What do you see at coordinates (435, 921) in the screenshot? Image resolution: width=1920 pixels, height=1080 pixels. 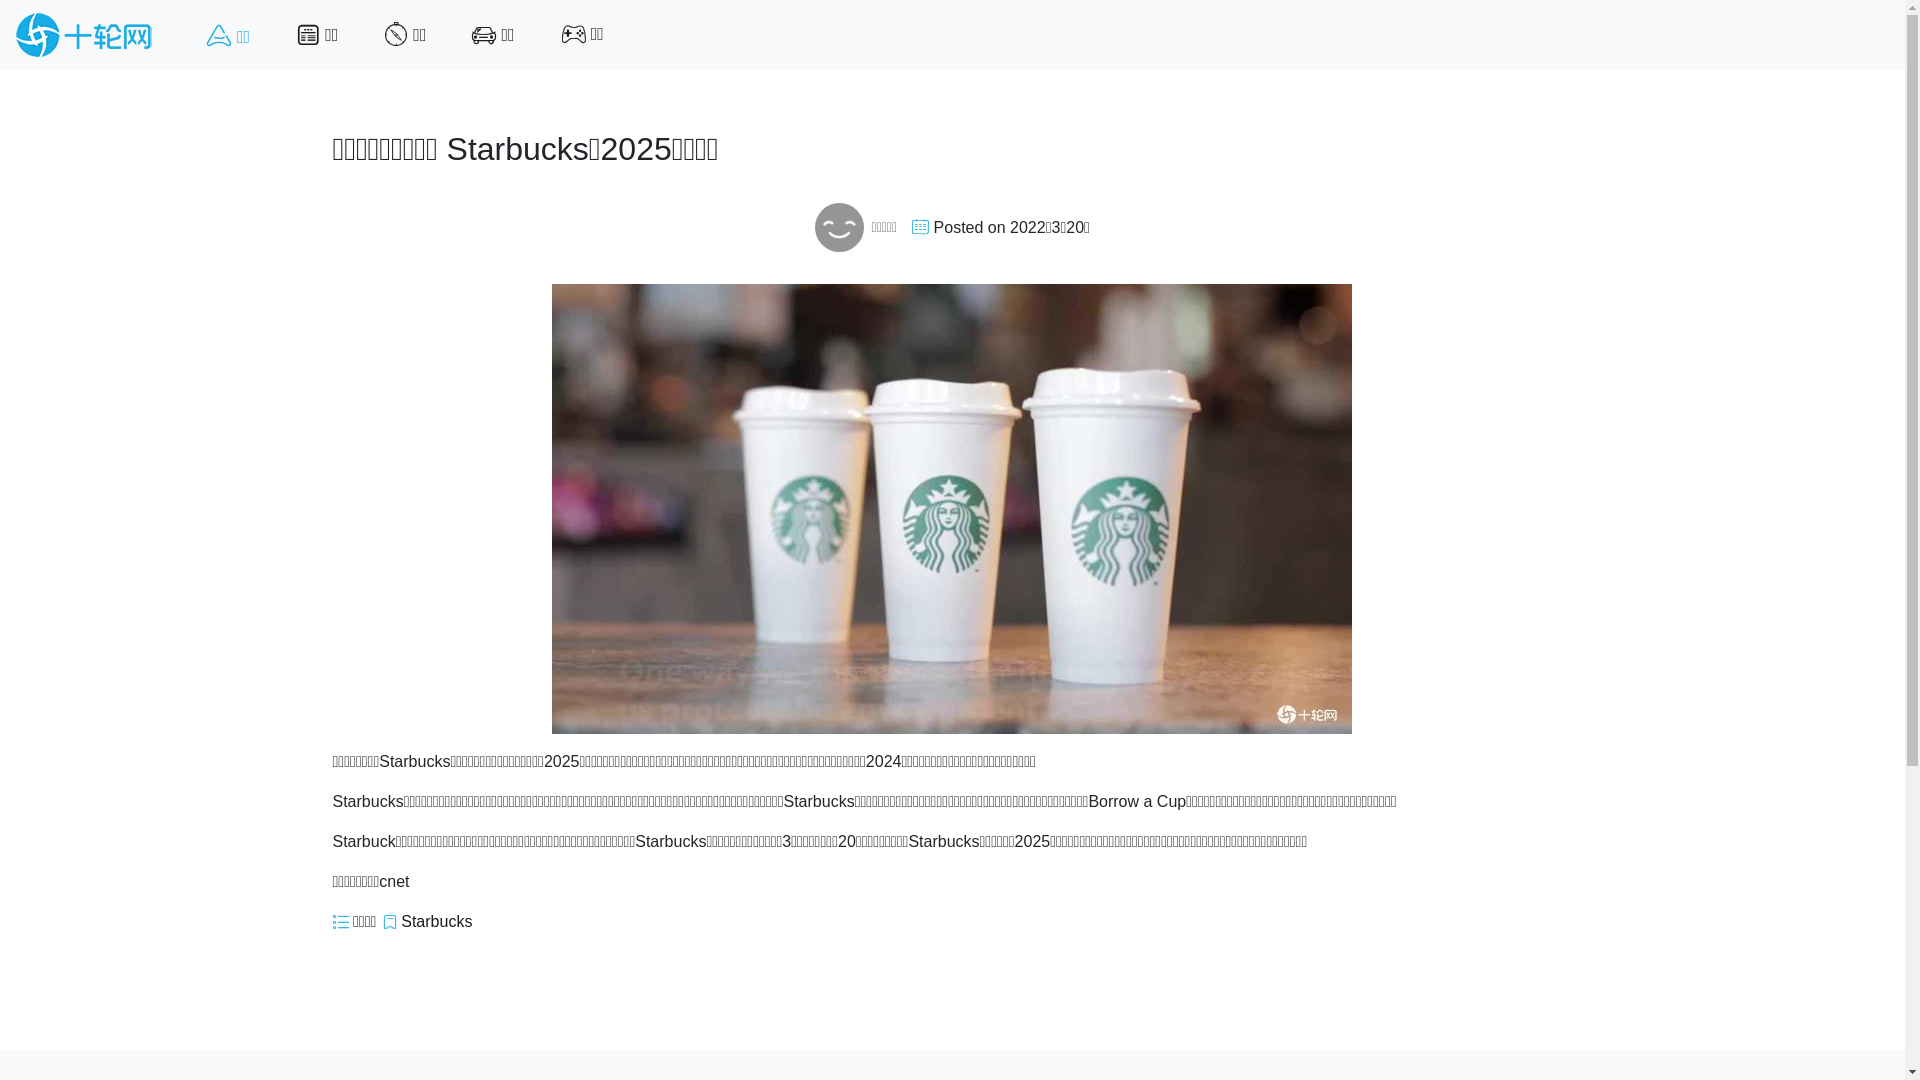 I see `'Starbucks'` at bounding box center [435, 921].